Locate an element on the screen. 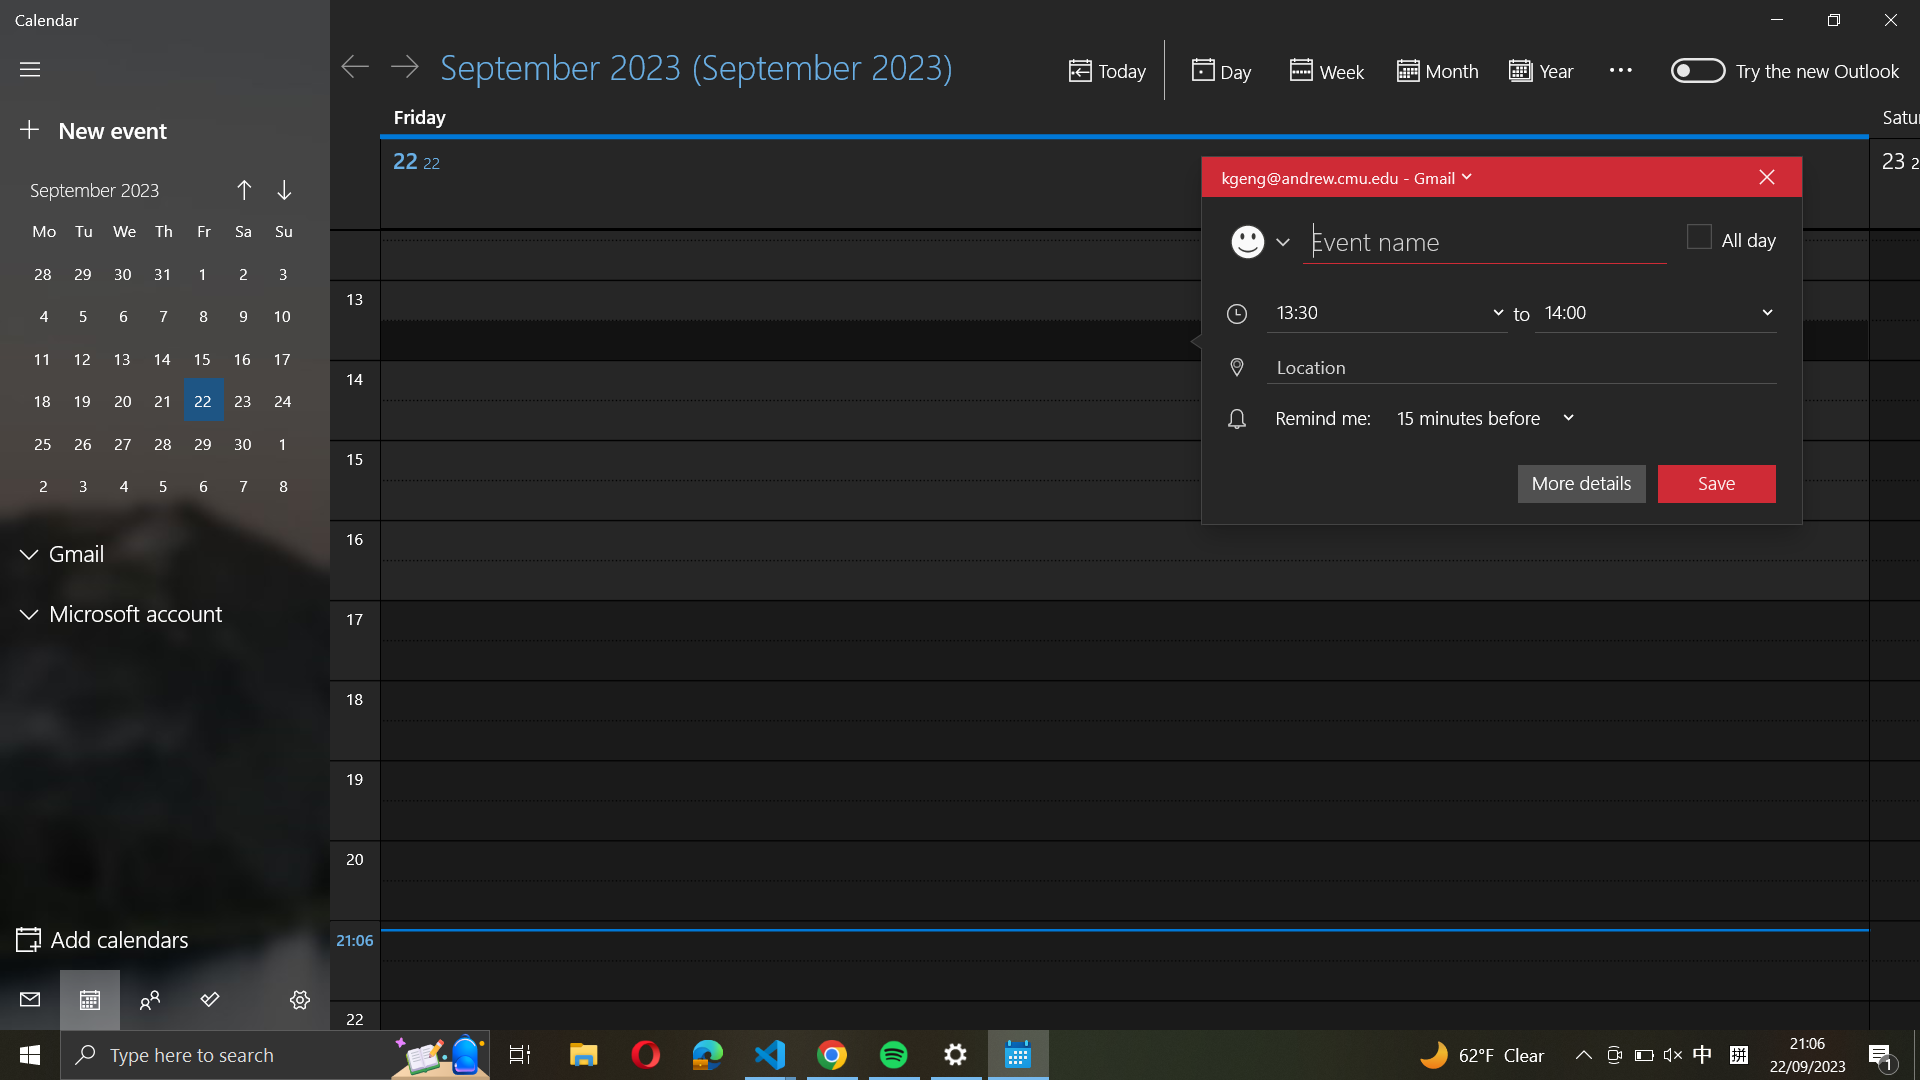 The height and width of the screenshot is (1080, 1920). the calendar for the entire year is located at coordinates (1545, 69).